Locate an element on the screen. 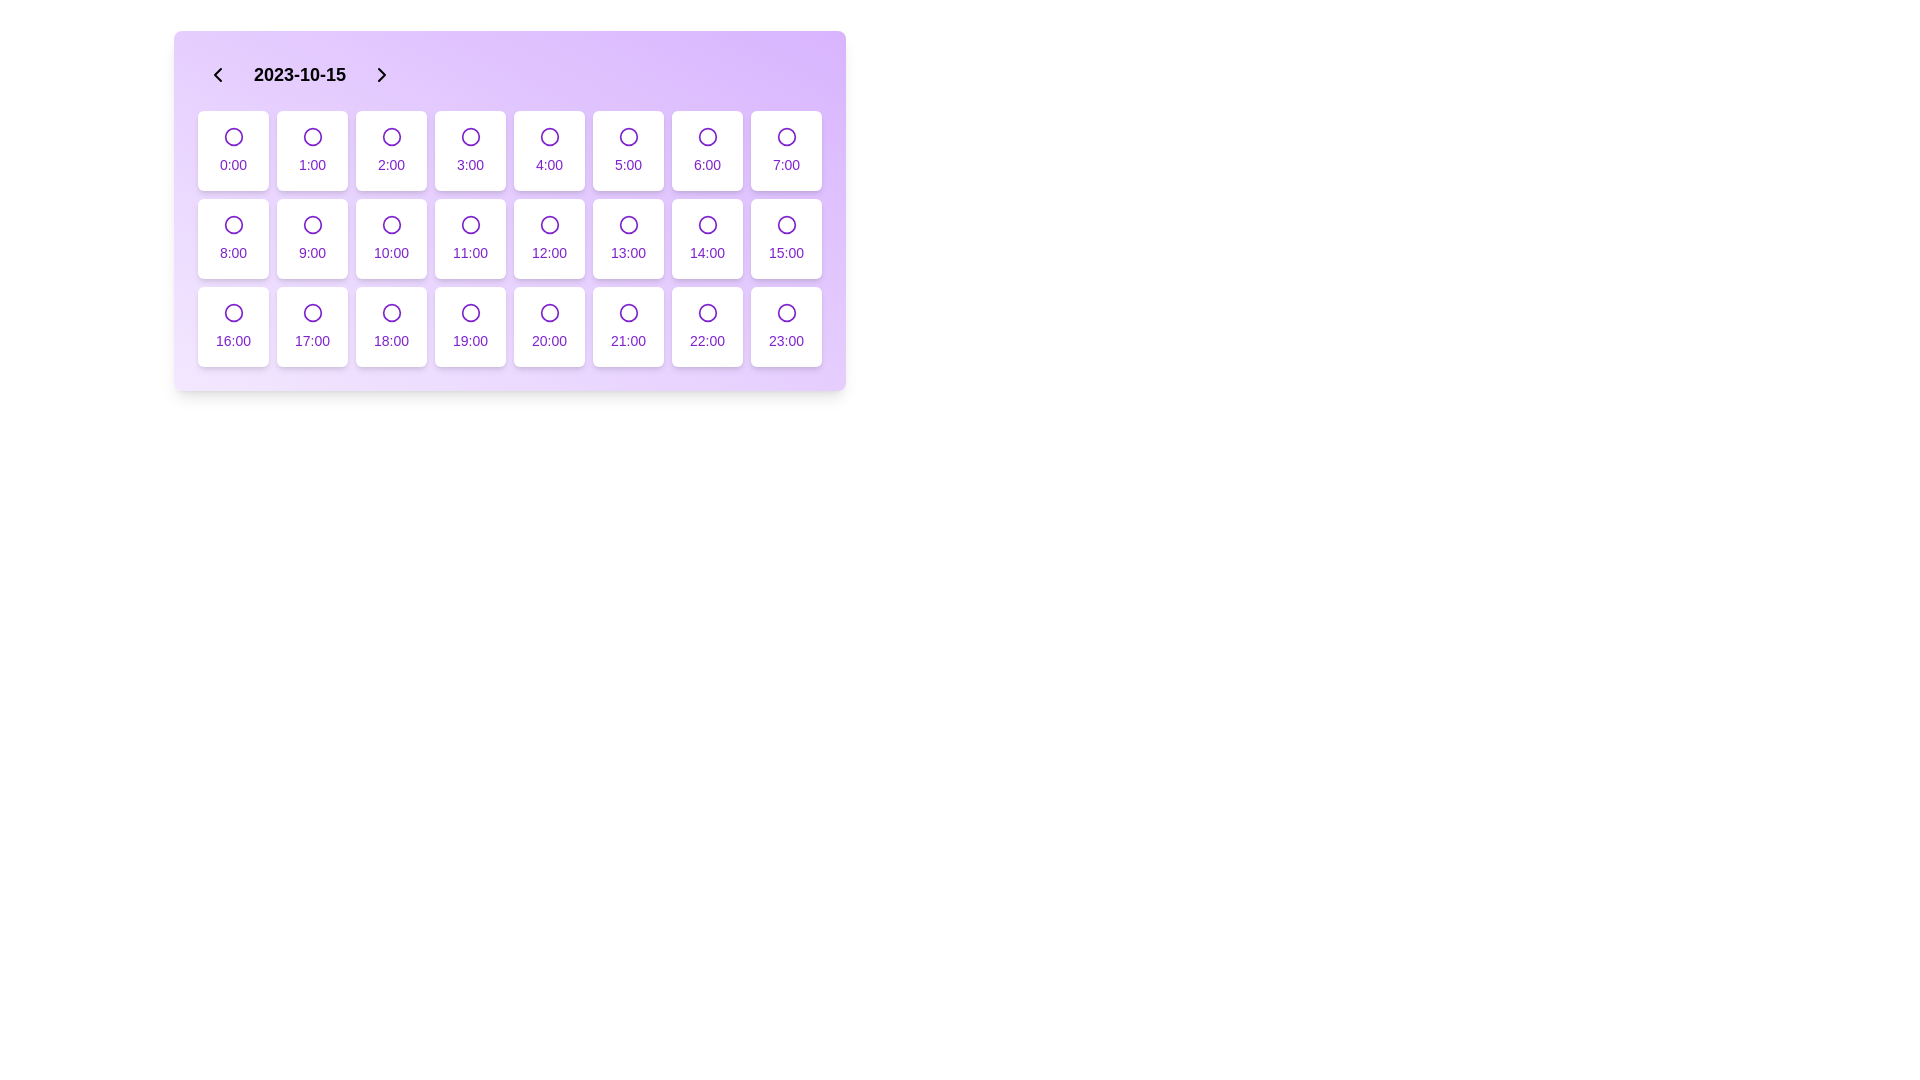 The height and width of the screenshot is (1080, 1920). the selectable time slot button for 12:00 in the scheduling interface is located at coordinates (549, 238).